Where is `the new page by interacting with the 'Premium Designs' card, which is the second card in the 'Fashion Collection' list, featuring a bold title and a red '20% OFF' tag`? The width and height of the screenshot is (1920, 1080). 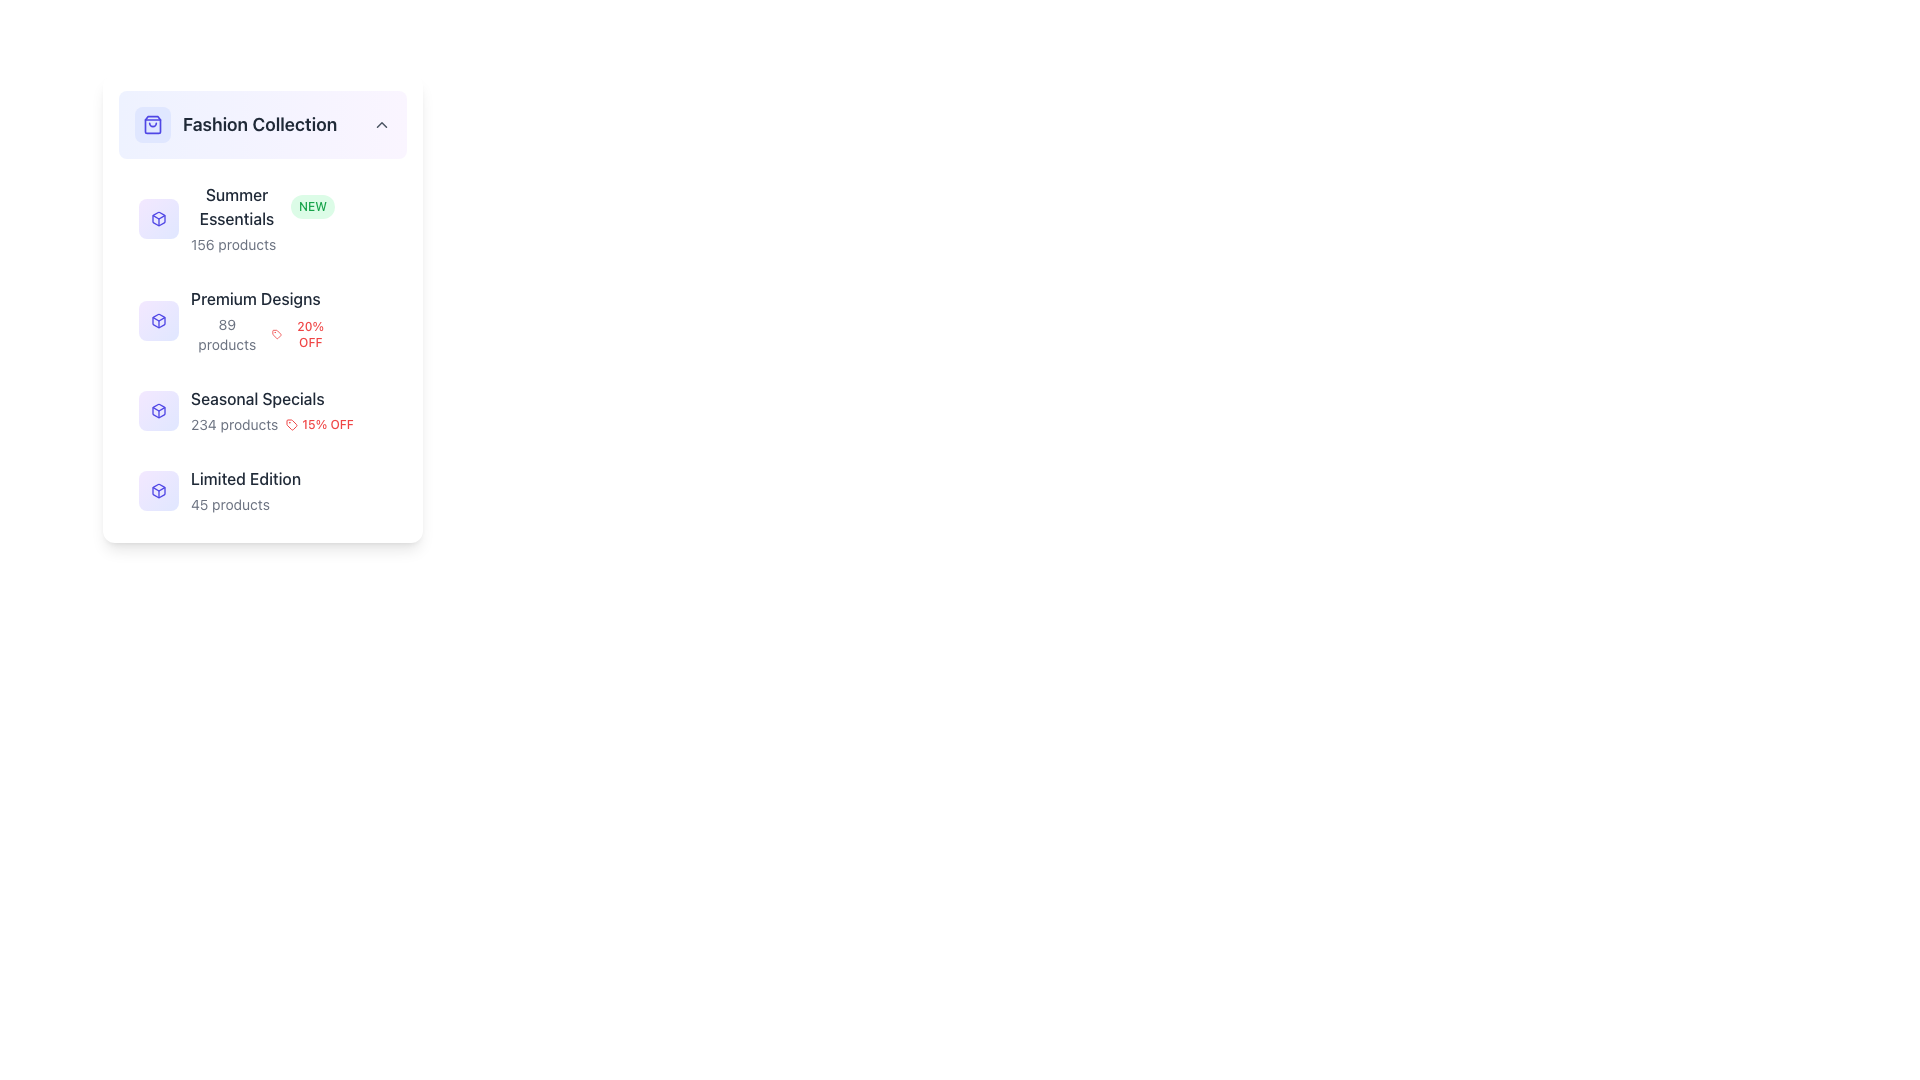 the new page by interacting with the 'Premium Designs' card, which is the second card in the 'Fashion Collection' list, featuring a bold title and a red '20% OFF' tag is located at coordinates (266, 319).